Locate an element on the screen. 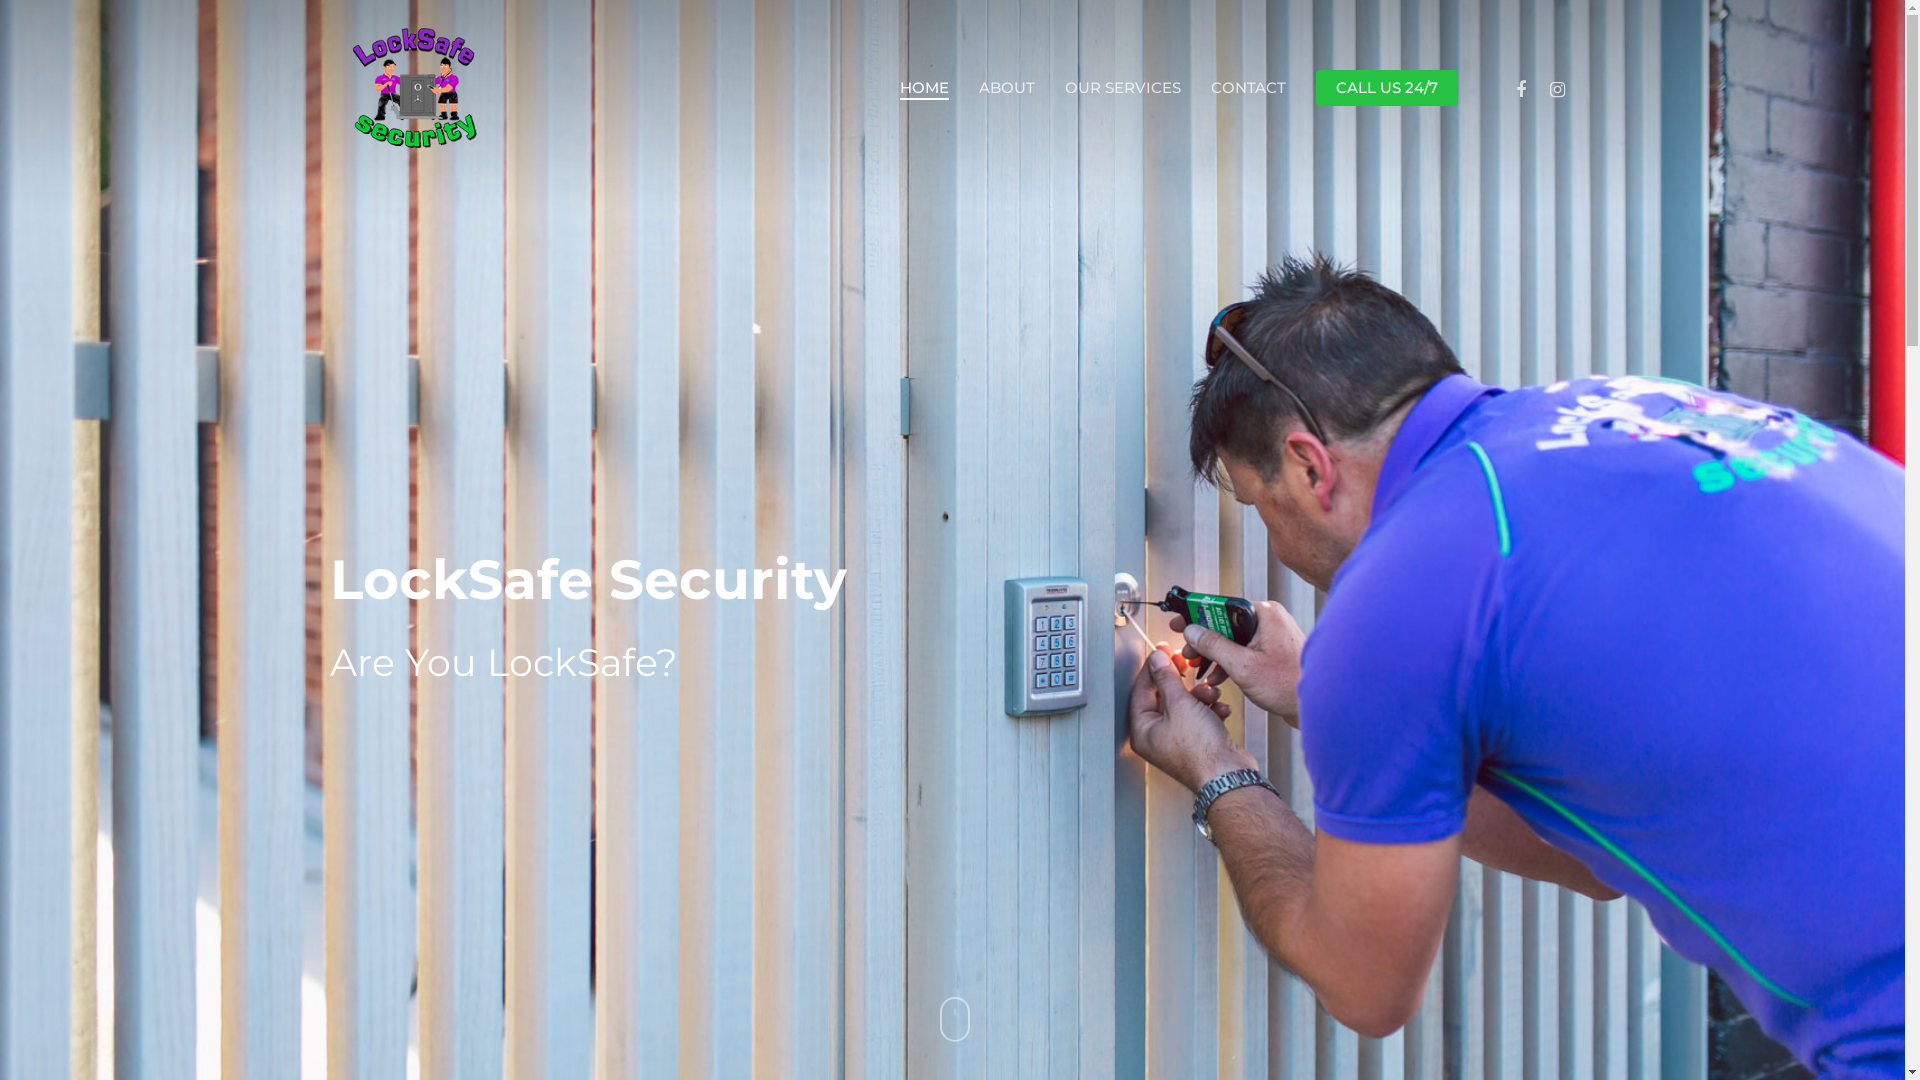 This screenshot has height=1080, width=1920. 'ABOUT' is located at coordinates (1007, 87).